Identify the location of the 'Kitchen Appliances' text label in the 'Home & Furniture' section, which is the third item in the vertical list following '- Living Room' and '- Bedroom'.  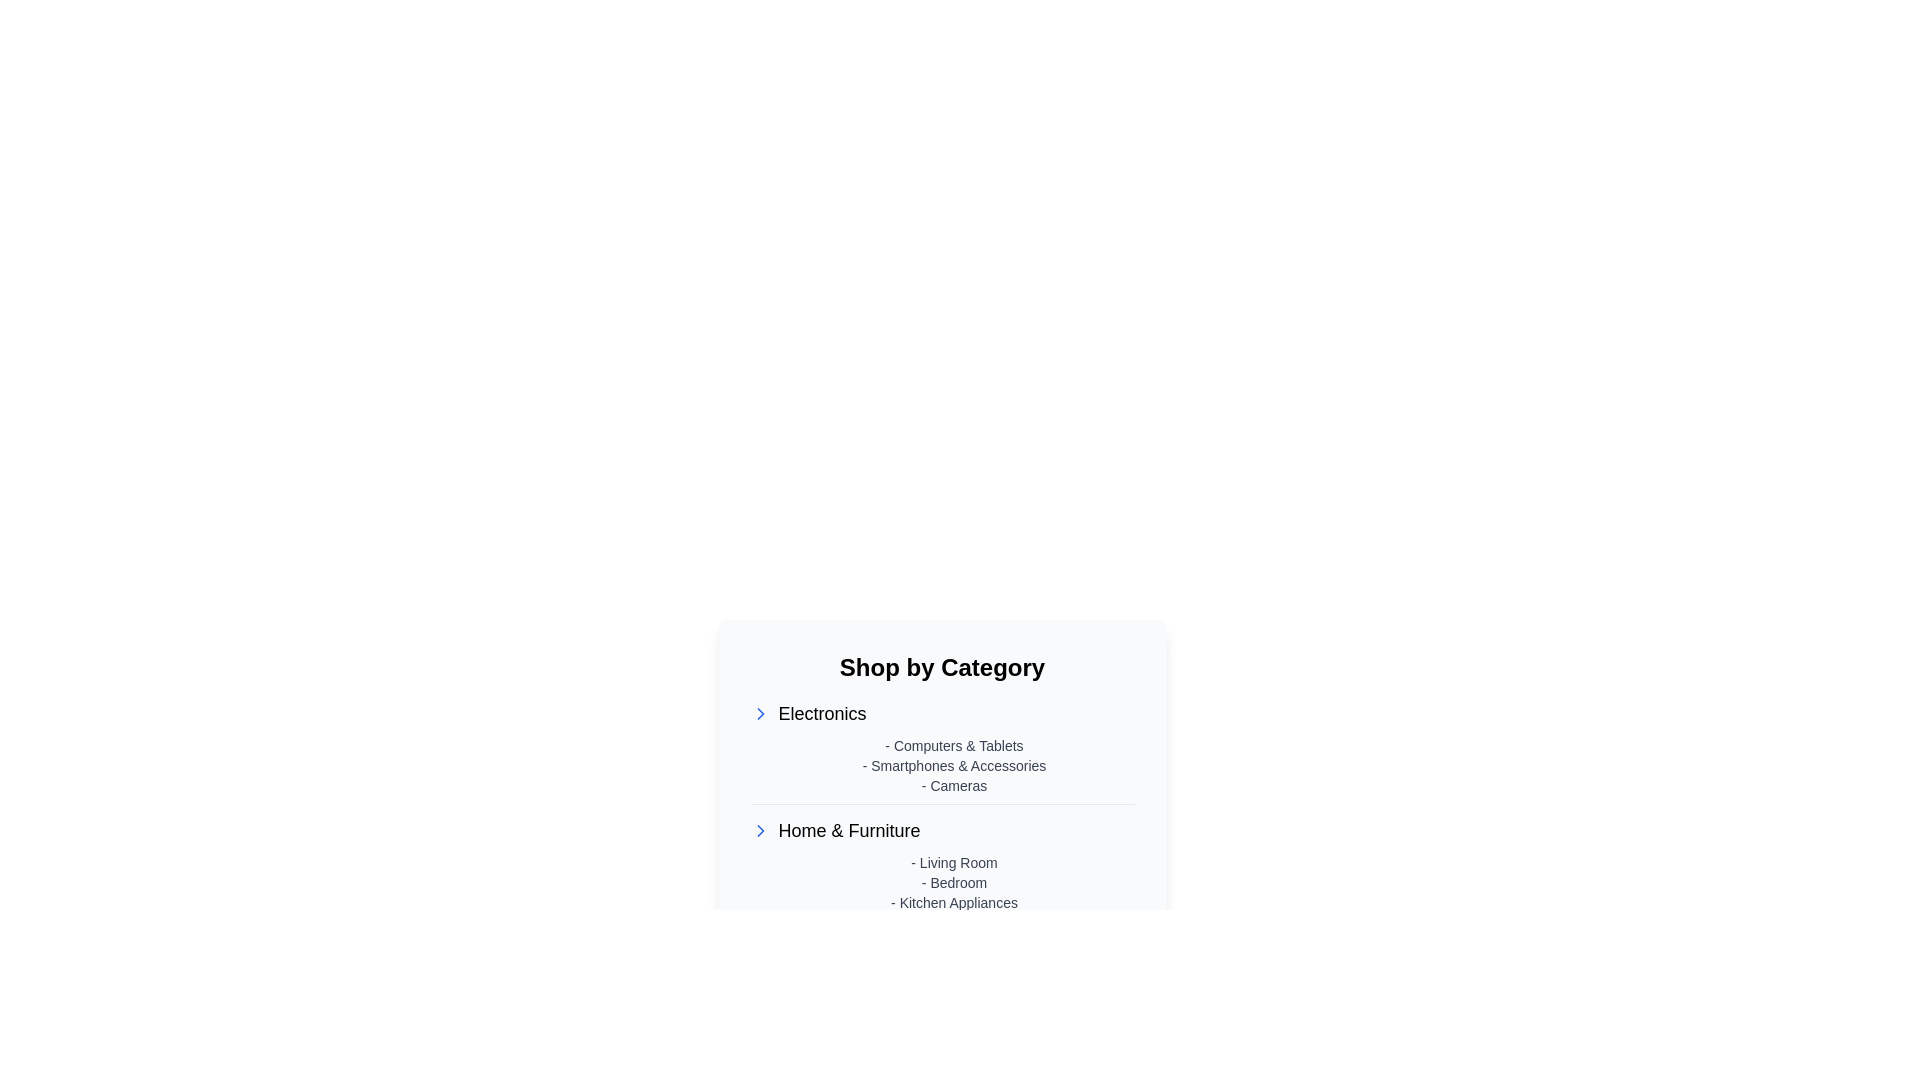
(953, 902).